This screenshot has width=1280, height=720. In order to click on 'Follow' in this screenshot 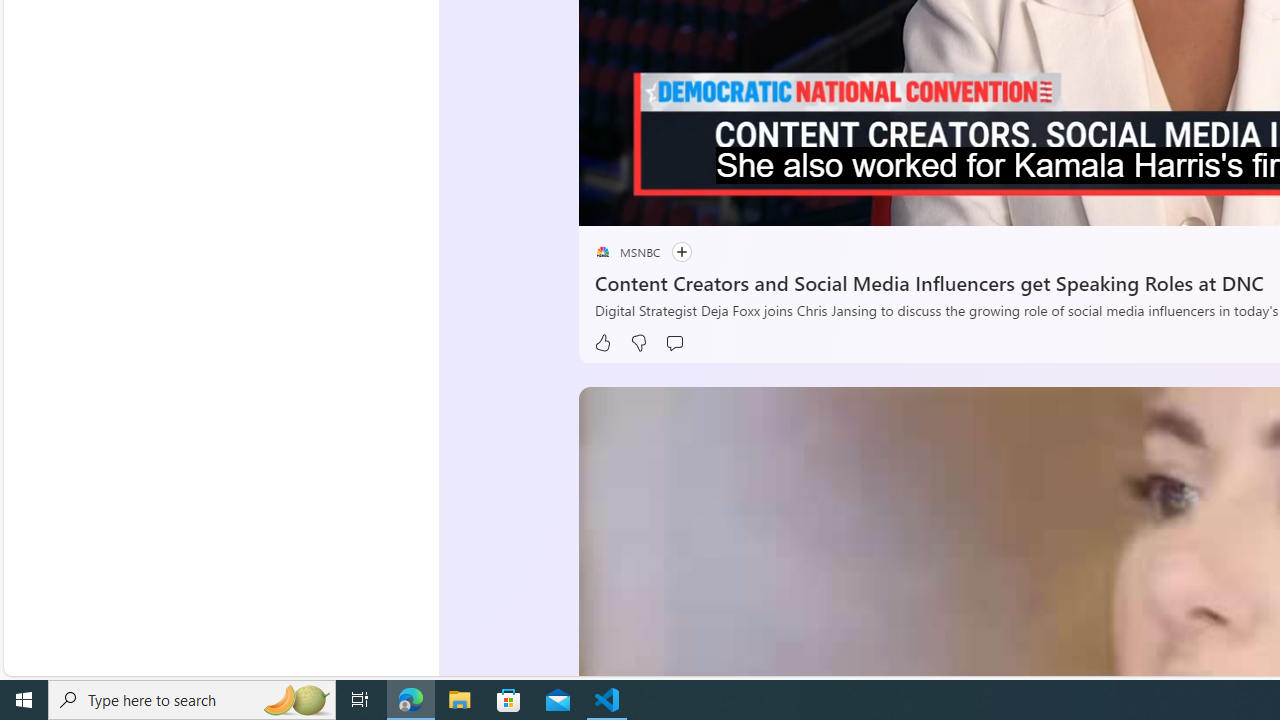, I will do `click(671, 251)`.